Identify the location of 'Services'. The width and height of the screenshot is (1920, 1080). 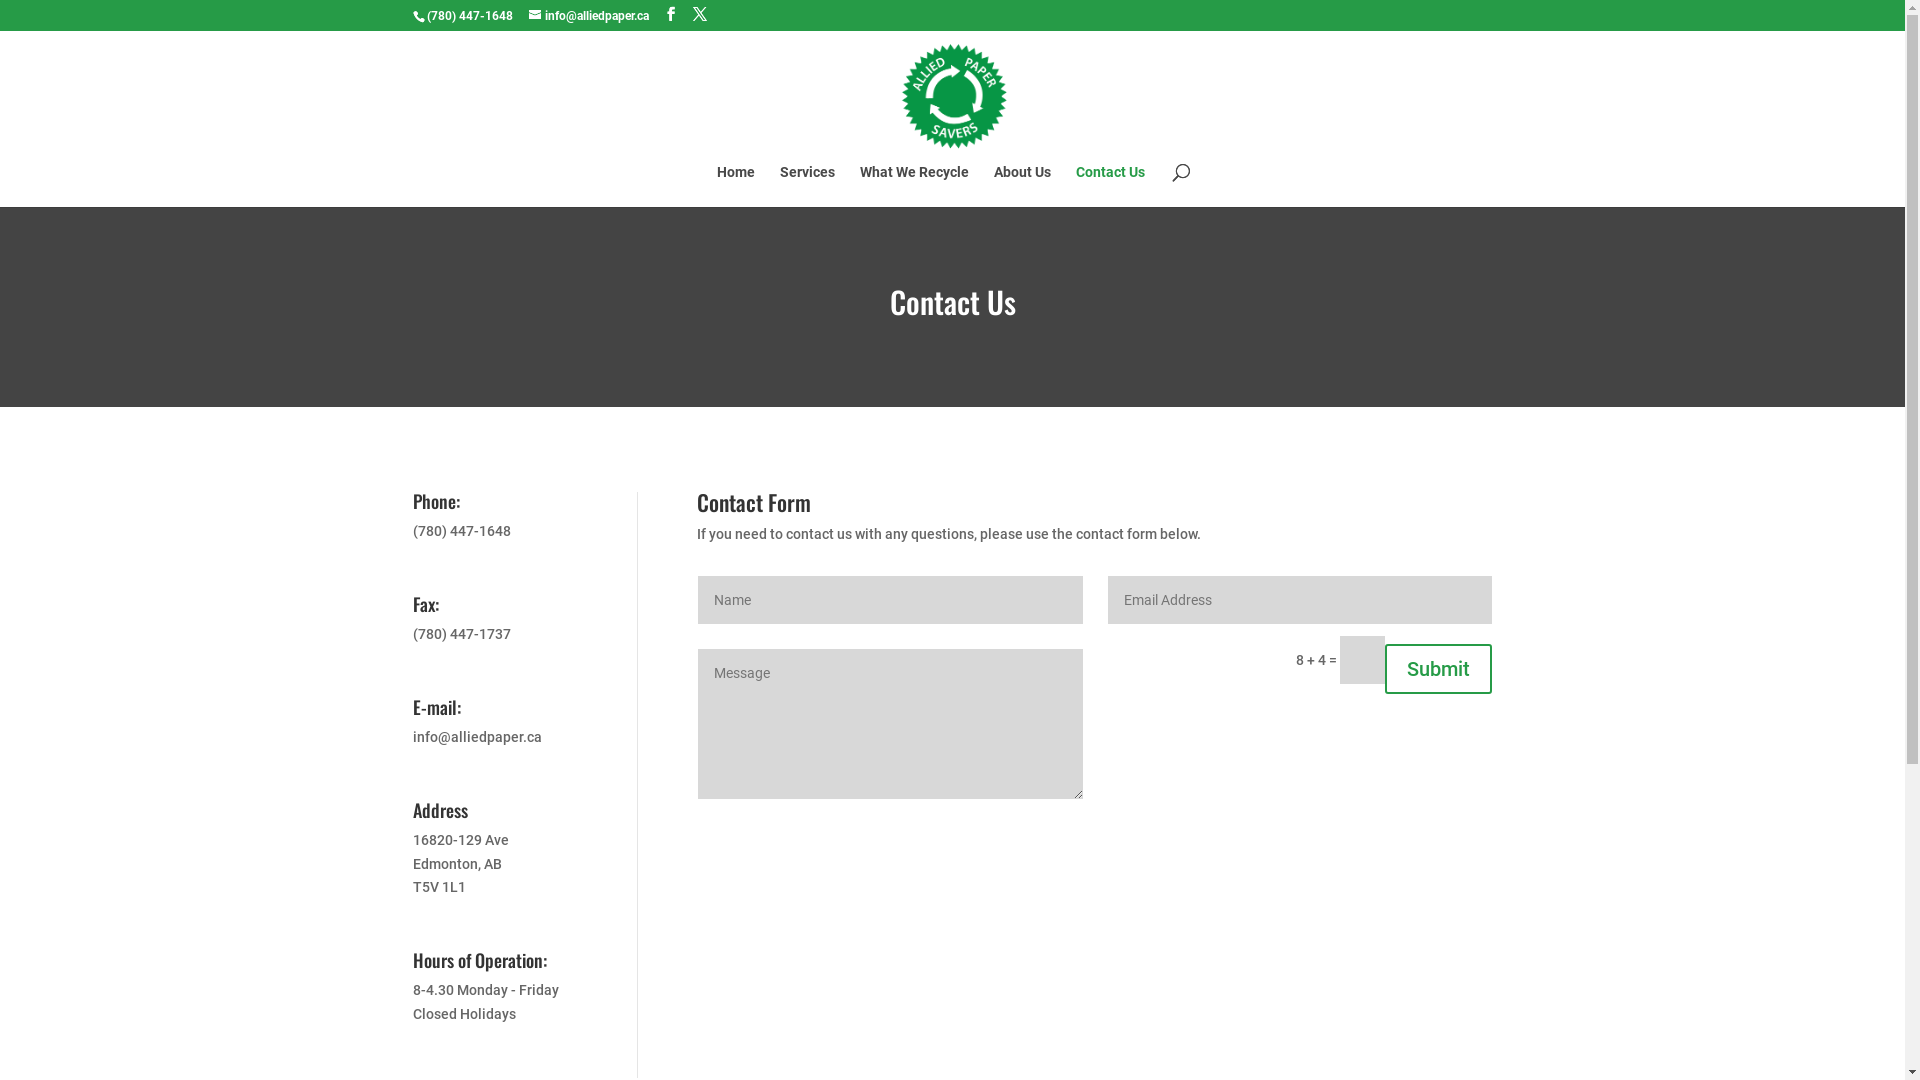
(807, 185).